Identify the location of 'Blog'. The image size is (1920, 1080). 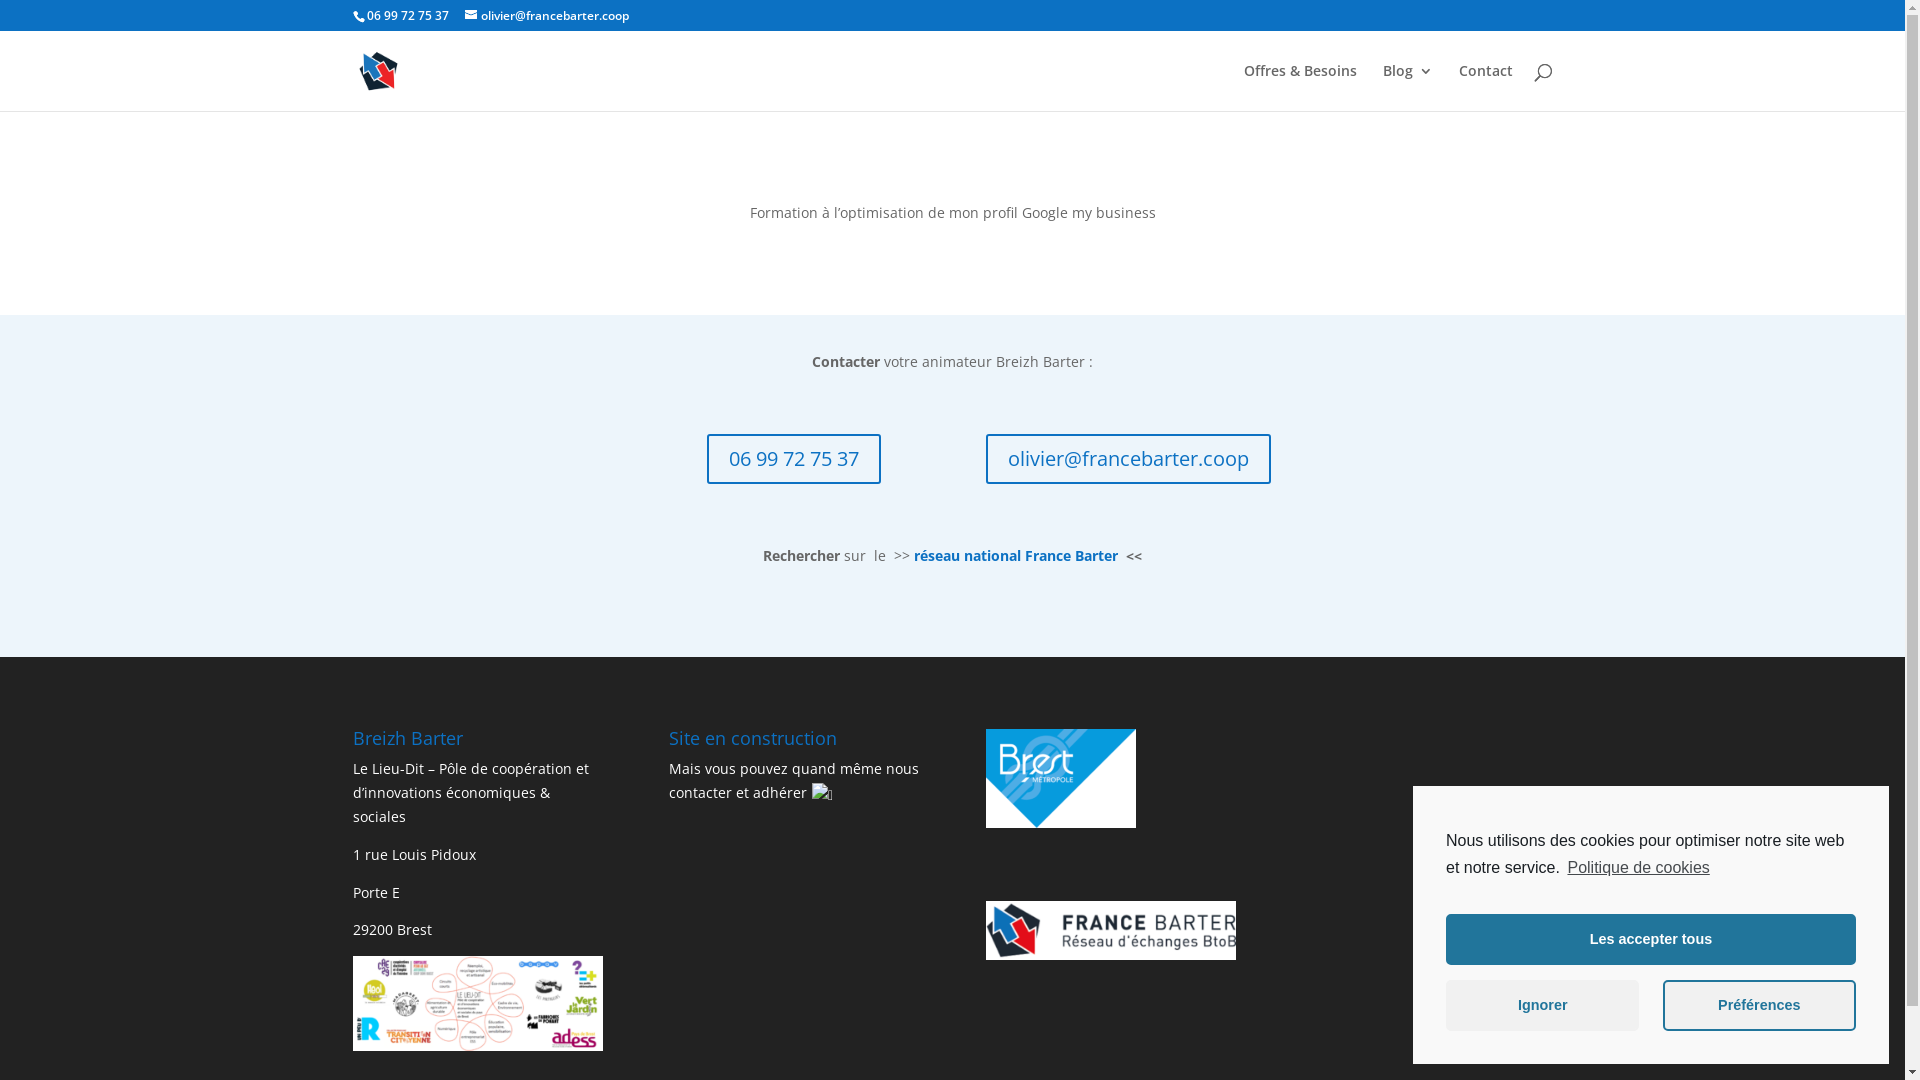
(1405, 86).